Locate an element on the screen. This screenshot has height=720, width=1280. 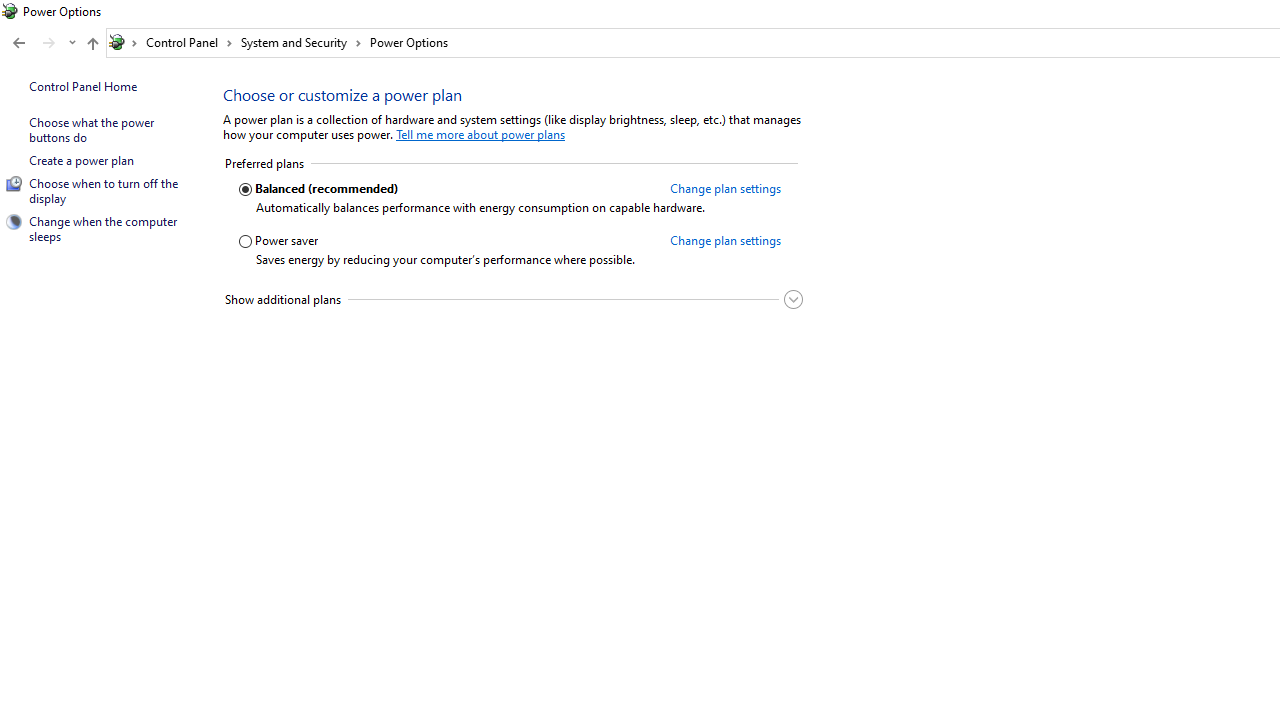
'Choose when to turn off the display' is located at coordinates (103, 190).